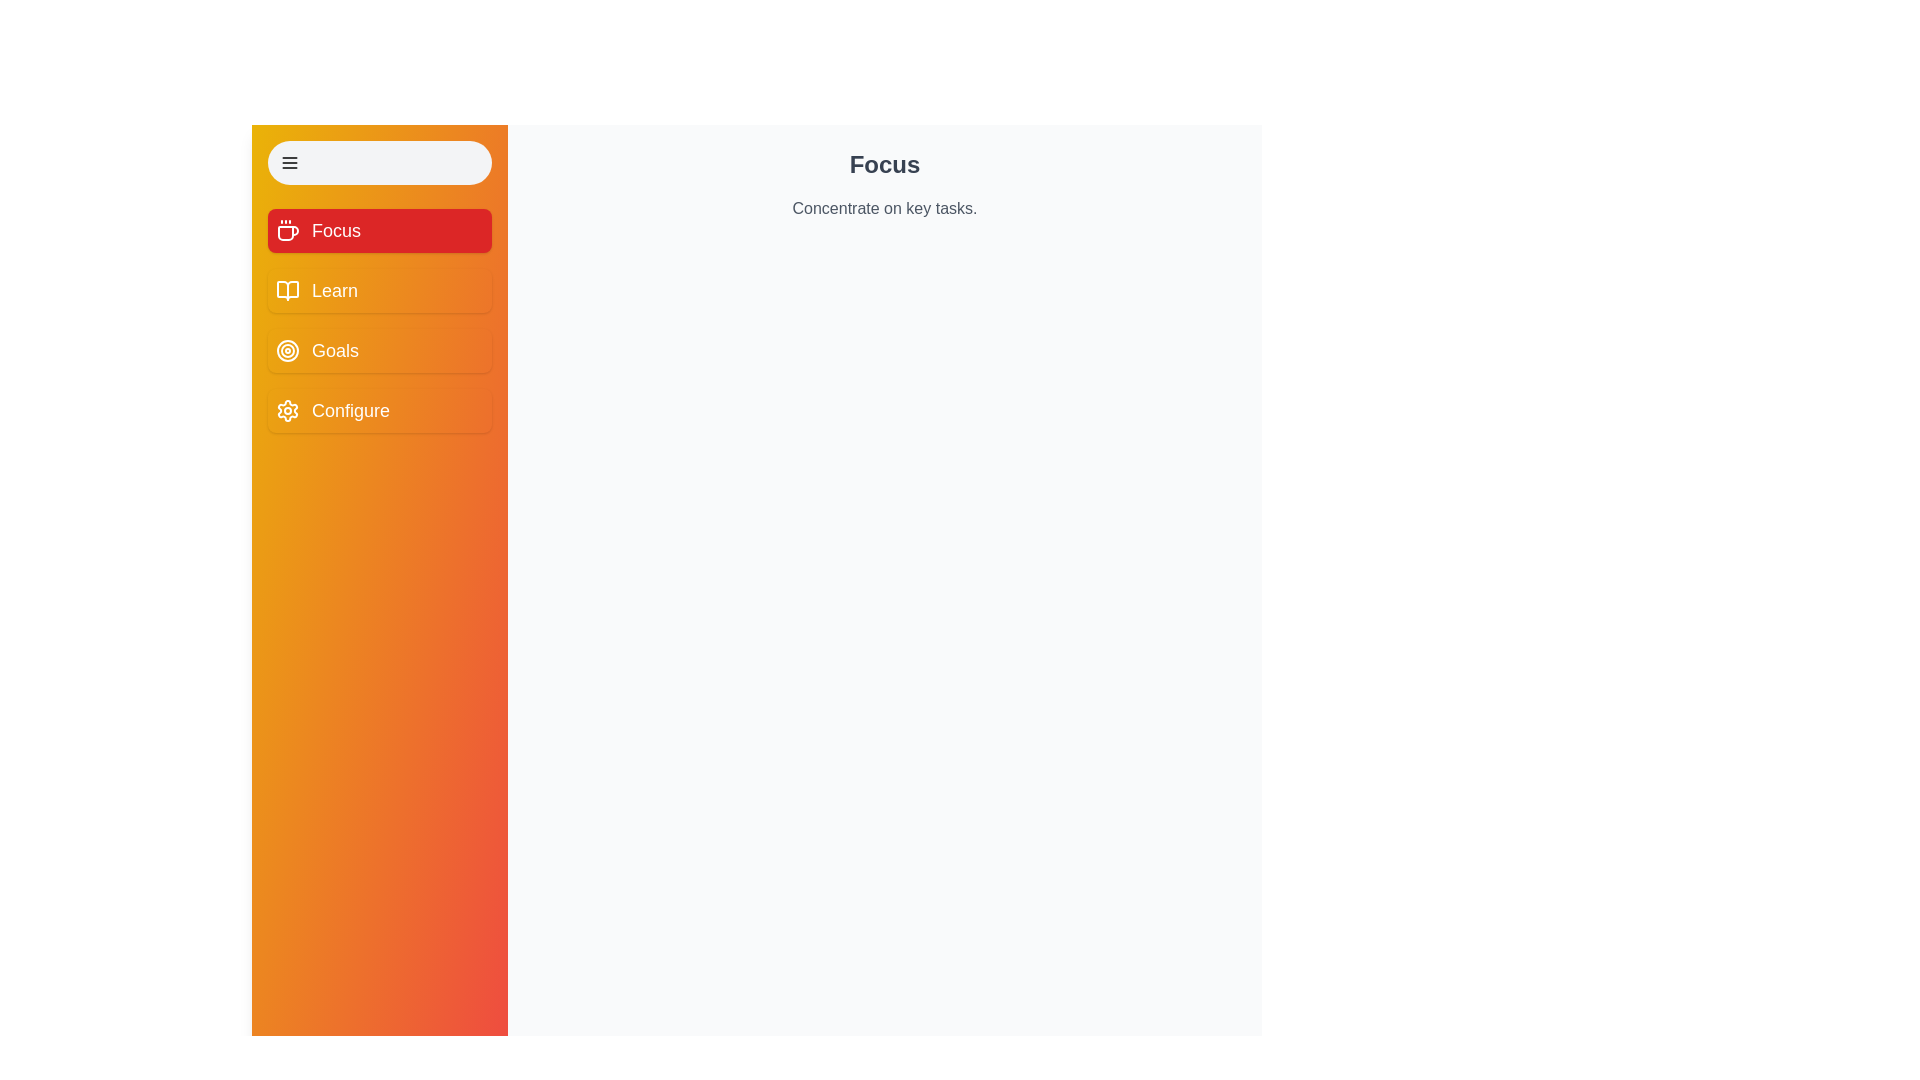 This screenshot has height=1080, width=1920. I want to click on the menu item Goals to display its content, so click(379, 350).